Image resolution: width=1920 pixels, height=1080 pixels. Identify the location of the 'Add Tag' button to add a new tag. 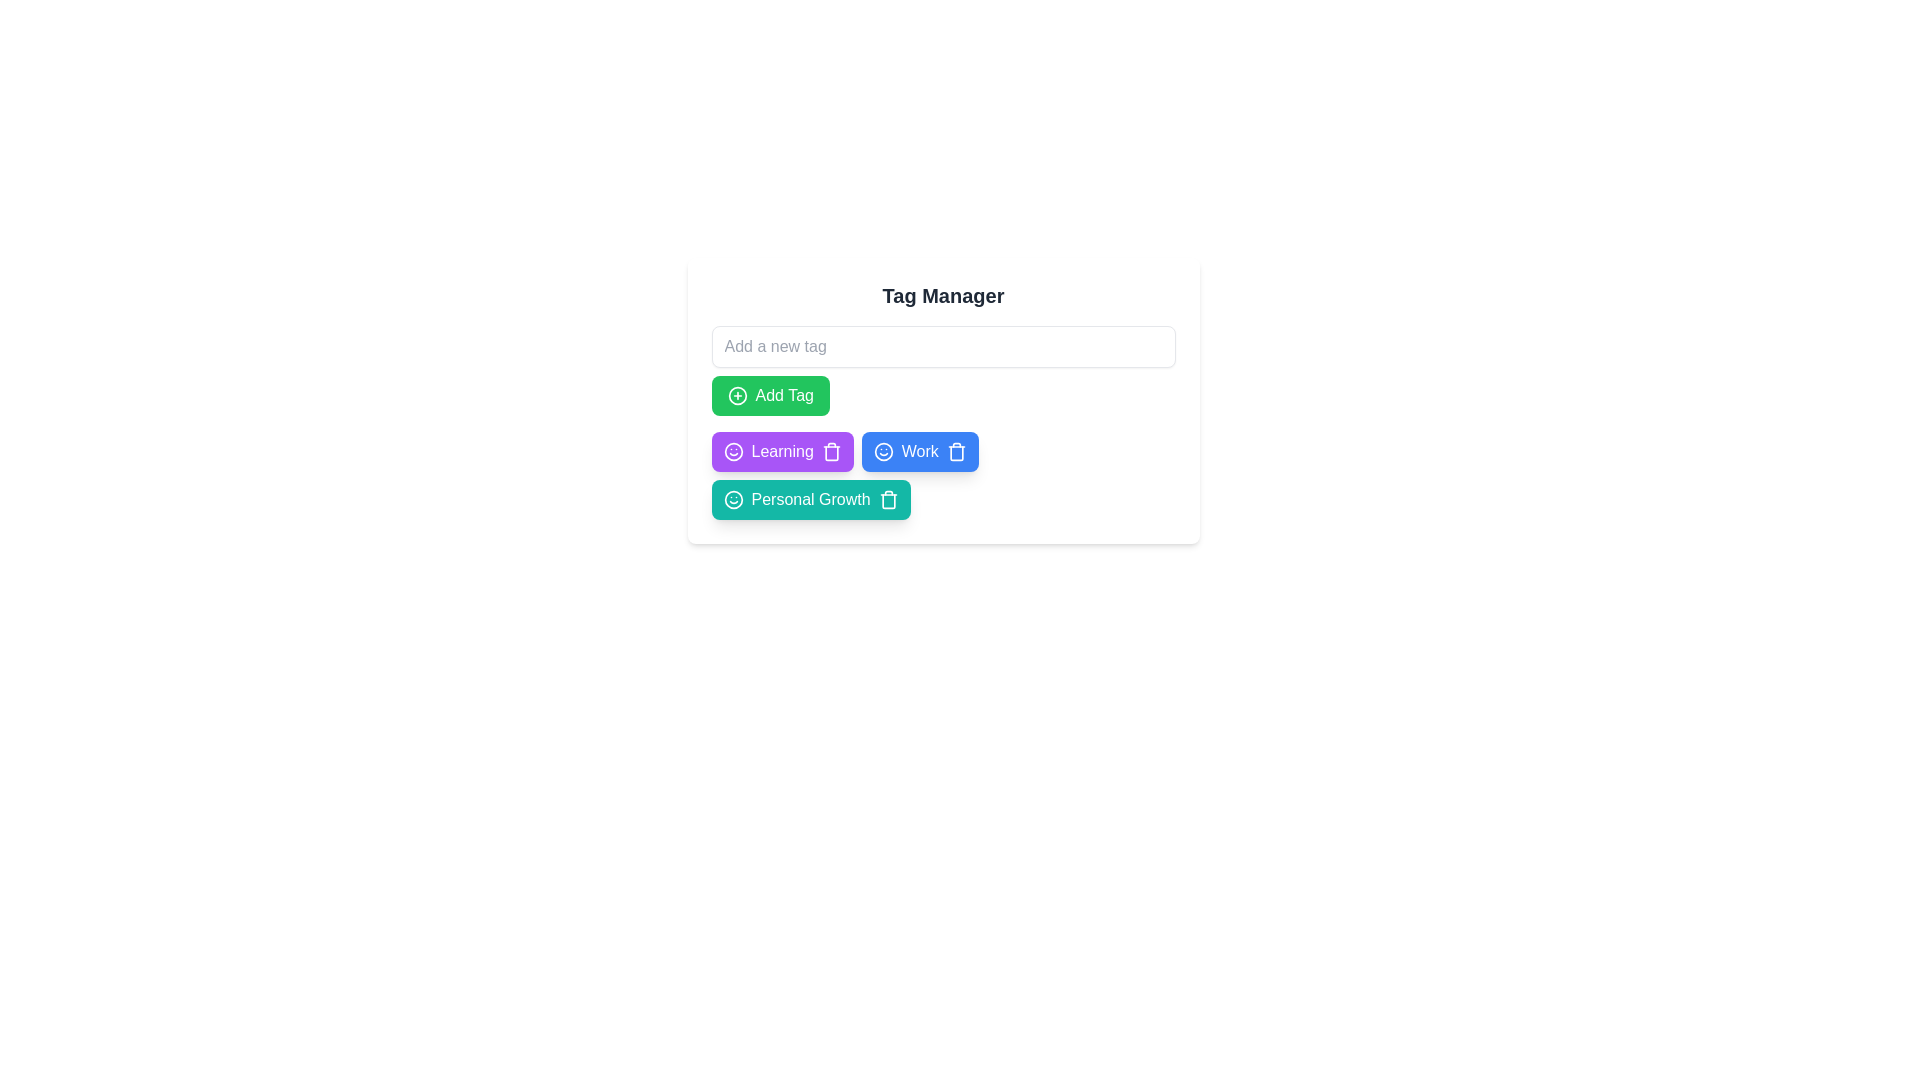
(769, 396).